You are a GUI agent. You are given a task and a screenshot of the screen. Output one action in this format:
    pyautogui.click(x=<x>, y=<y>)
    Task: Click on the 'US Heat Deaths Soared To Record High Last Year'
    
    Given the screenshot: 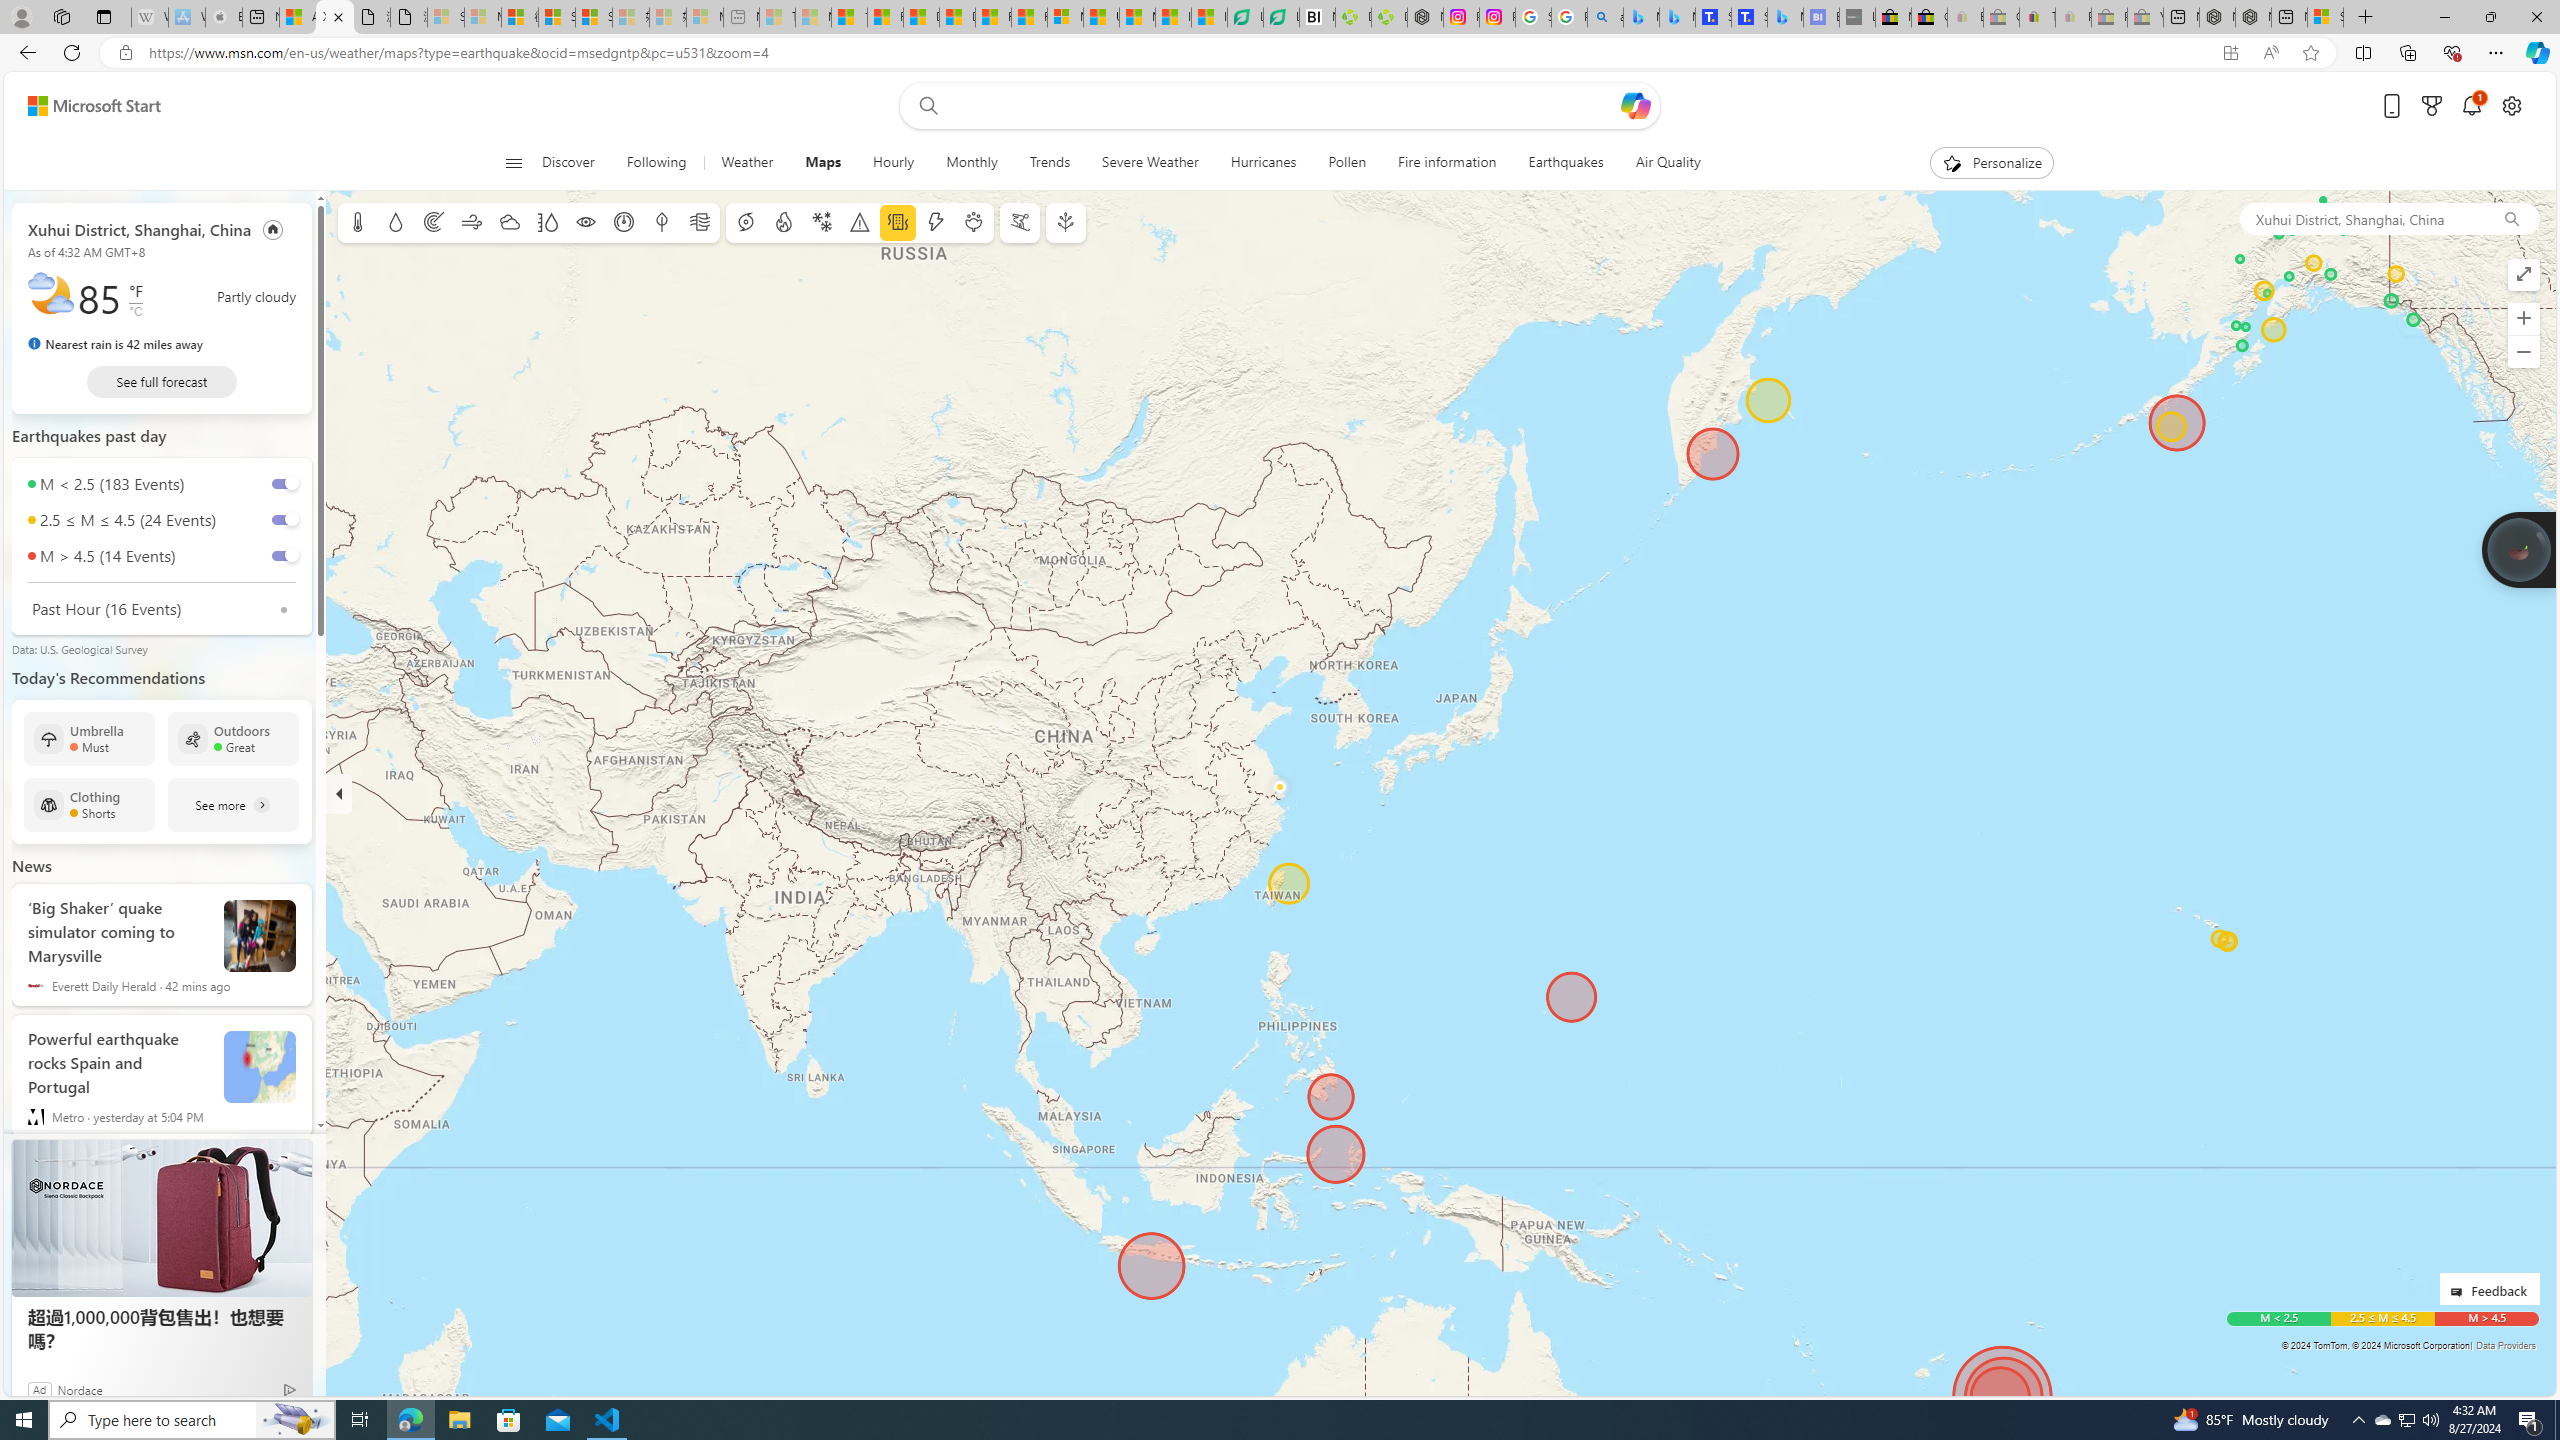 What is the action you would take?
    pyautogui.click(x=1101, y=16)
    